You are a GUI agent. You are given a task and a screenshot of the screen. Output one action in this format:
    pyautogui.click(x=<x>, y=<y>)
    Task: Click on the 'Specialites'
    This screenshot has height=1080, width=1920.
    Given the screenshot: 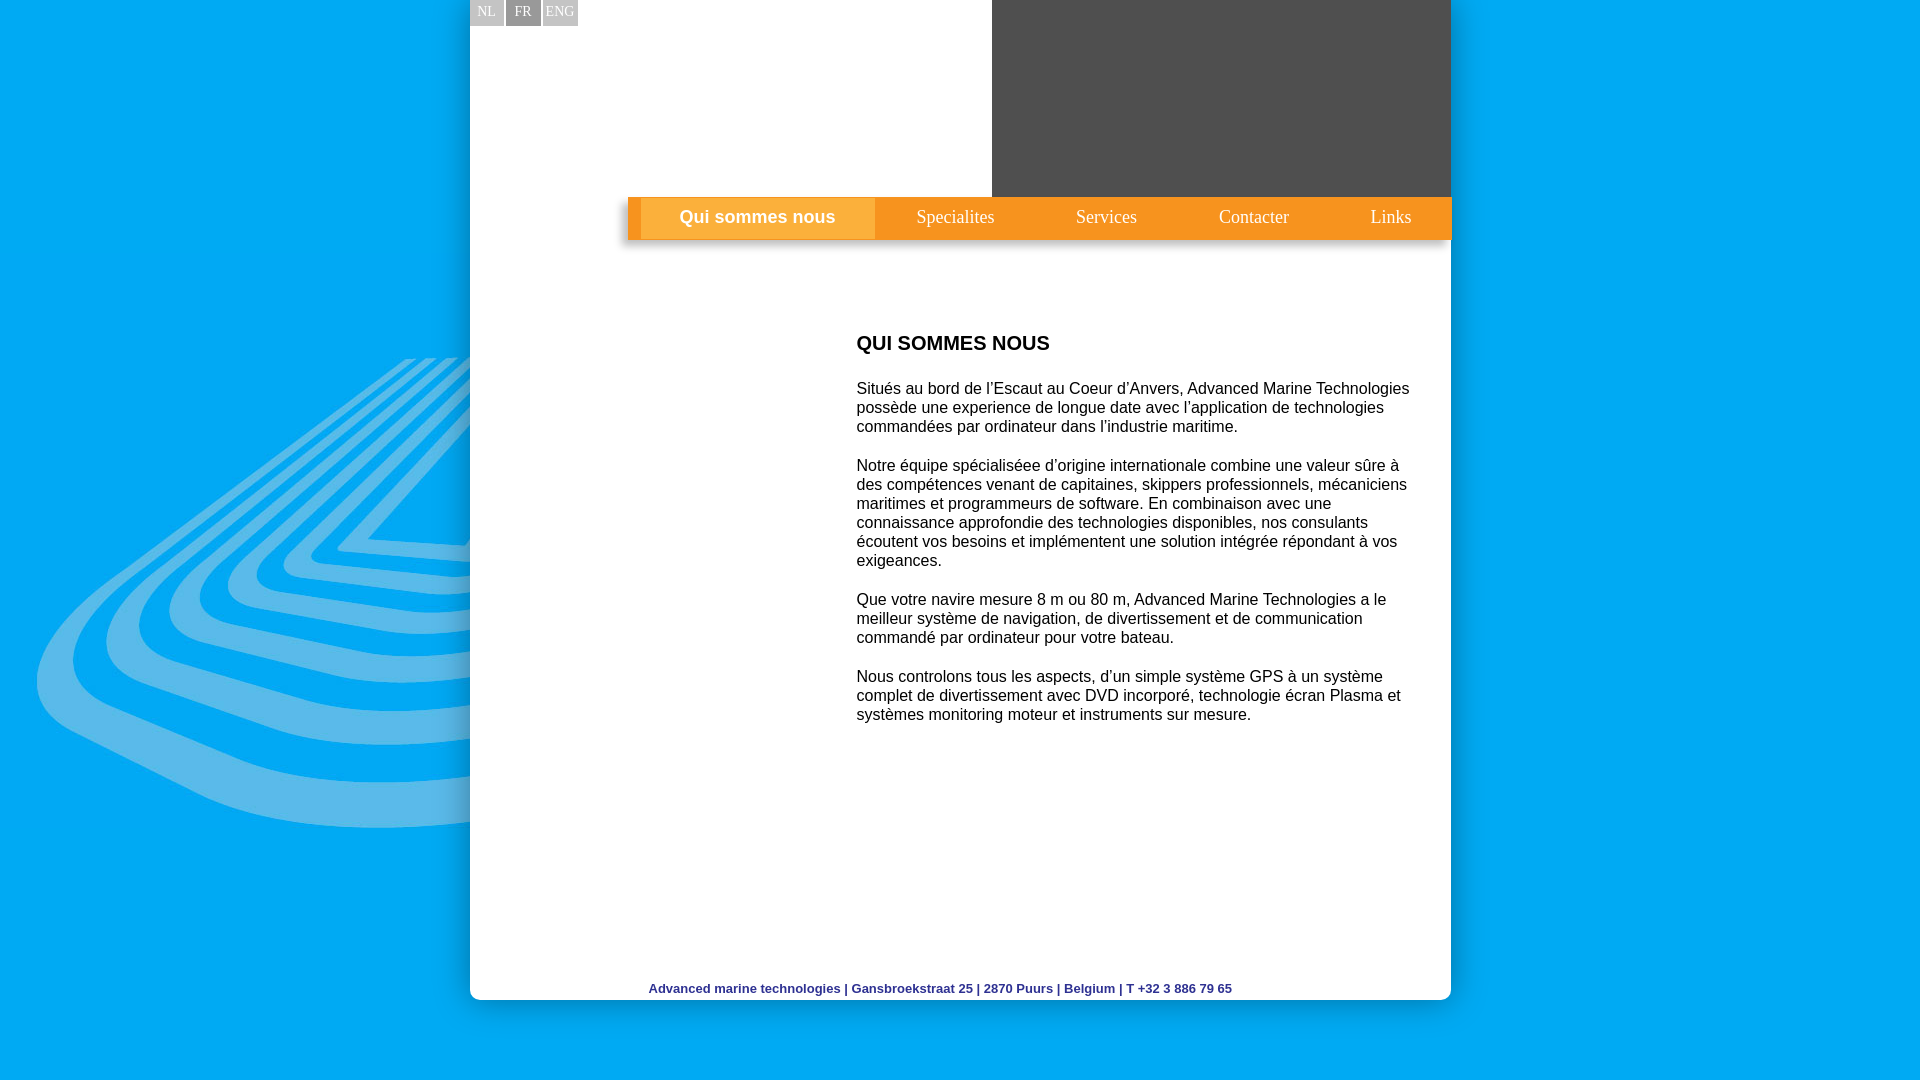 What is the action you would take?
    pyautogui.click(x=954, y=218)
    